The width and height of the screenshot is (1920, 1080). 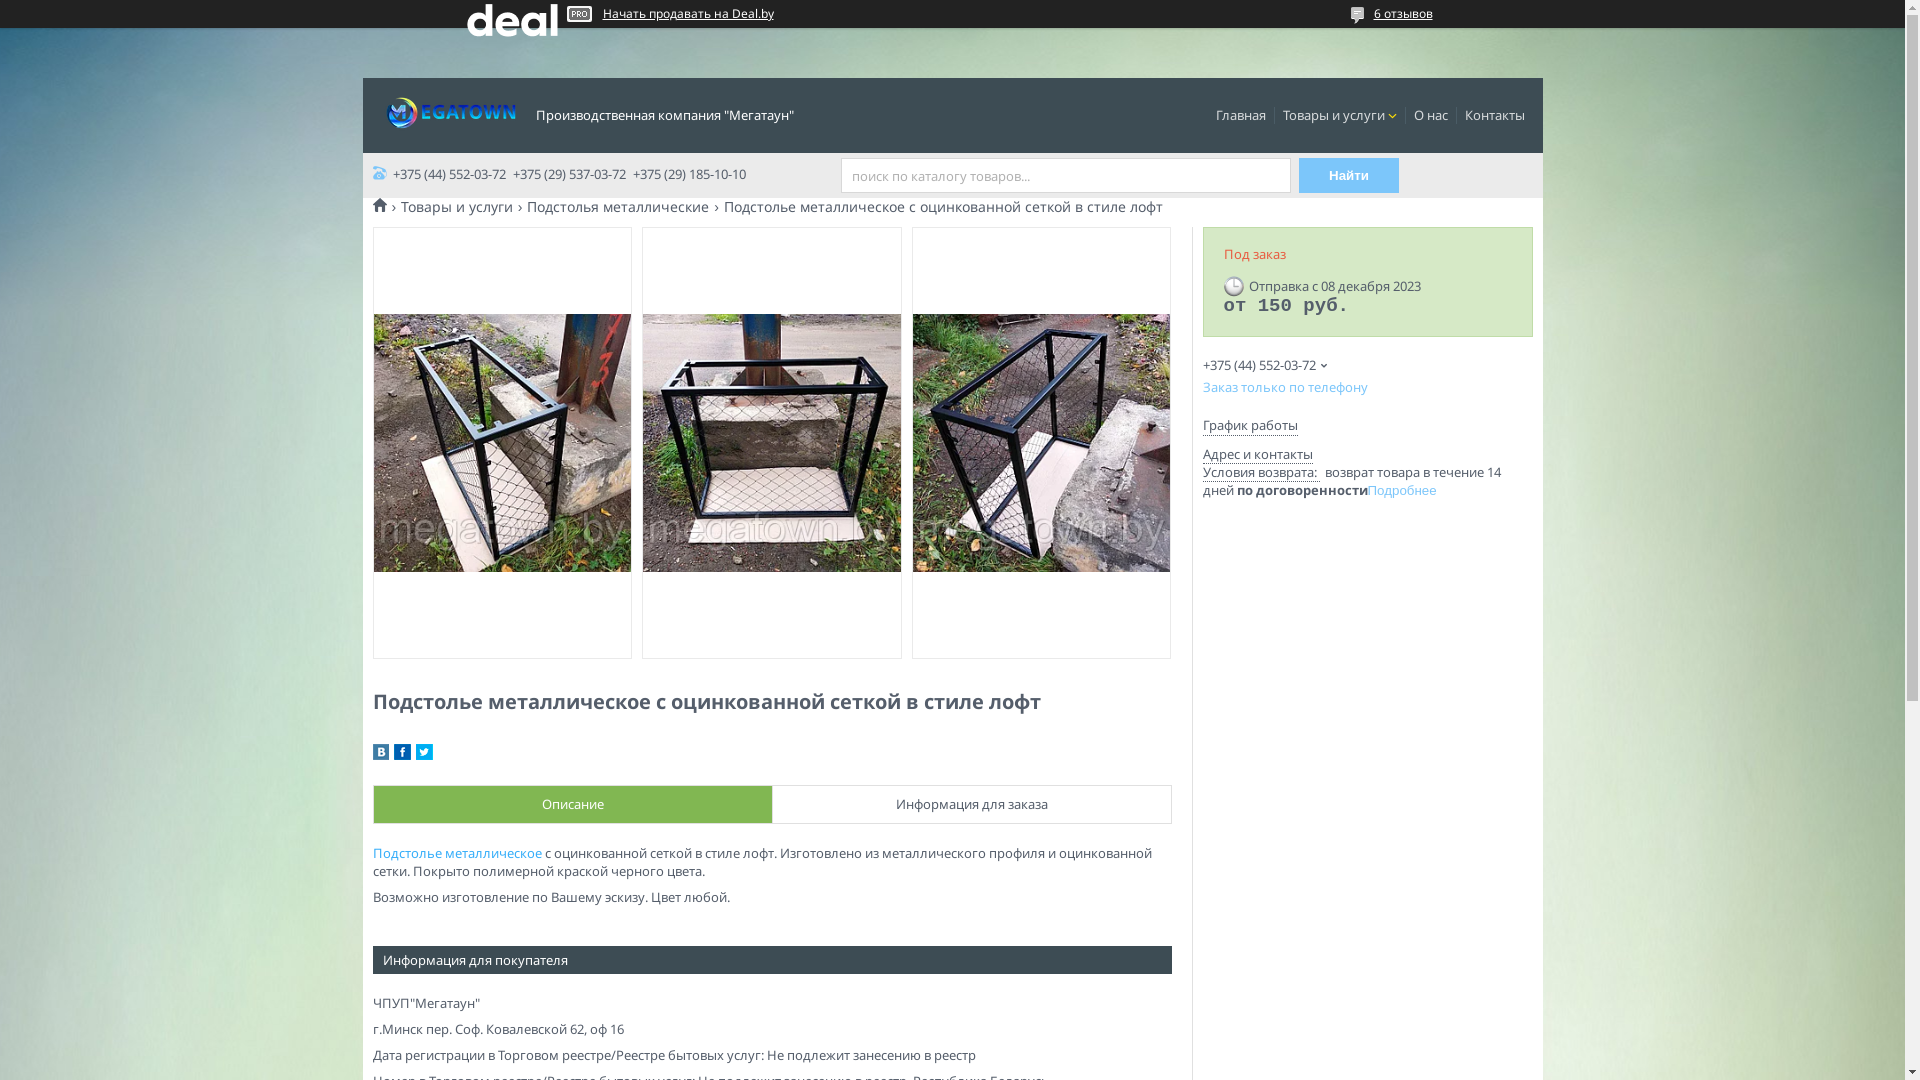 I want to click on 'facebook', so click(x=393, y=755).